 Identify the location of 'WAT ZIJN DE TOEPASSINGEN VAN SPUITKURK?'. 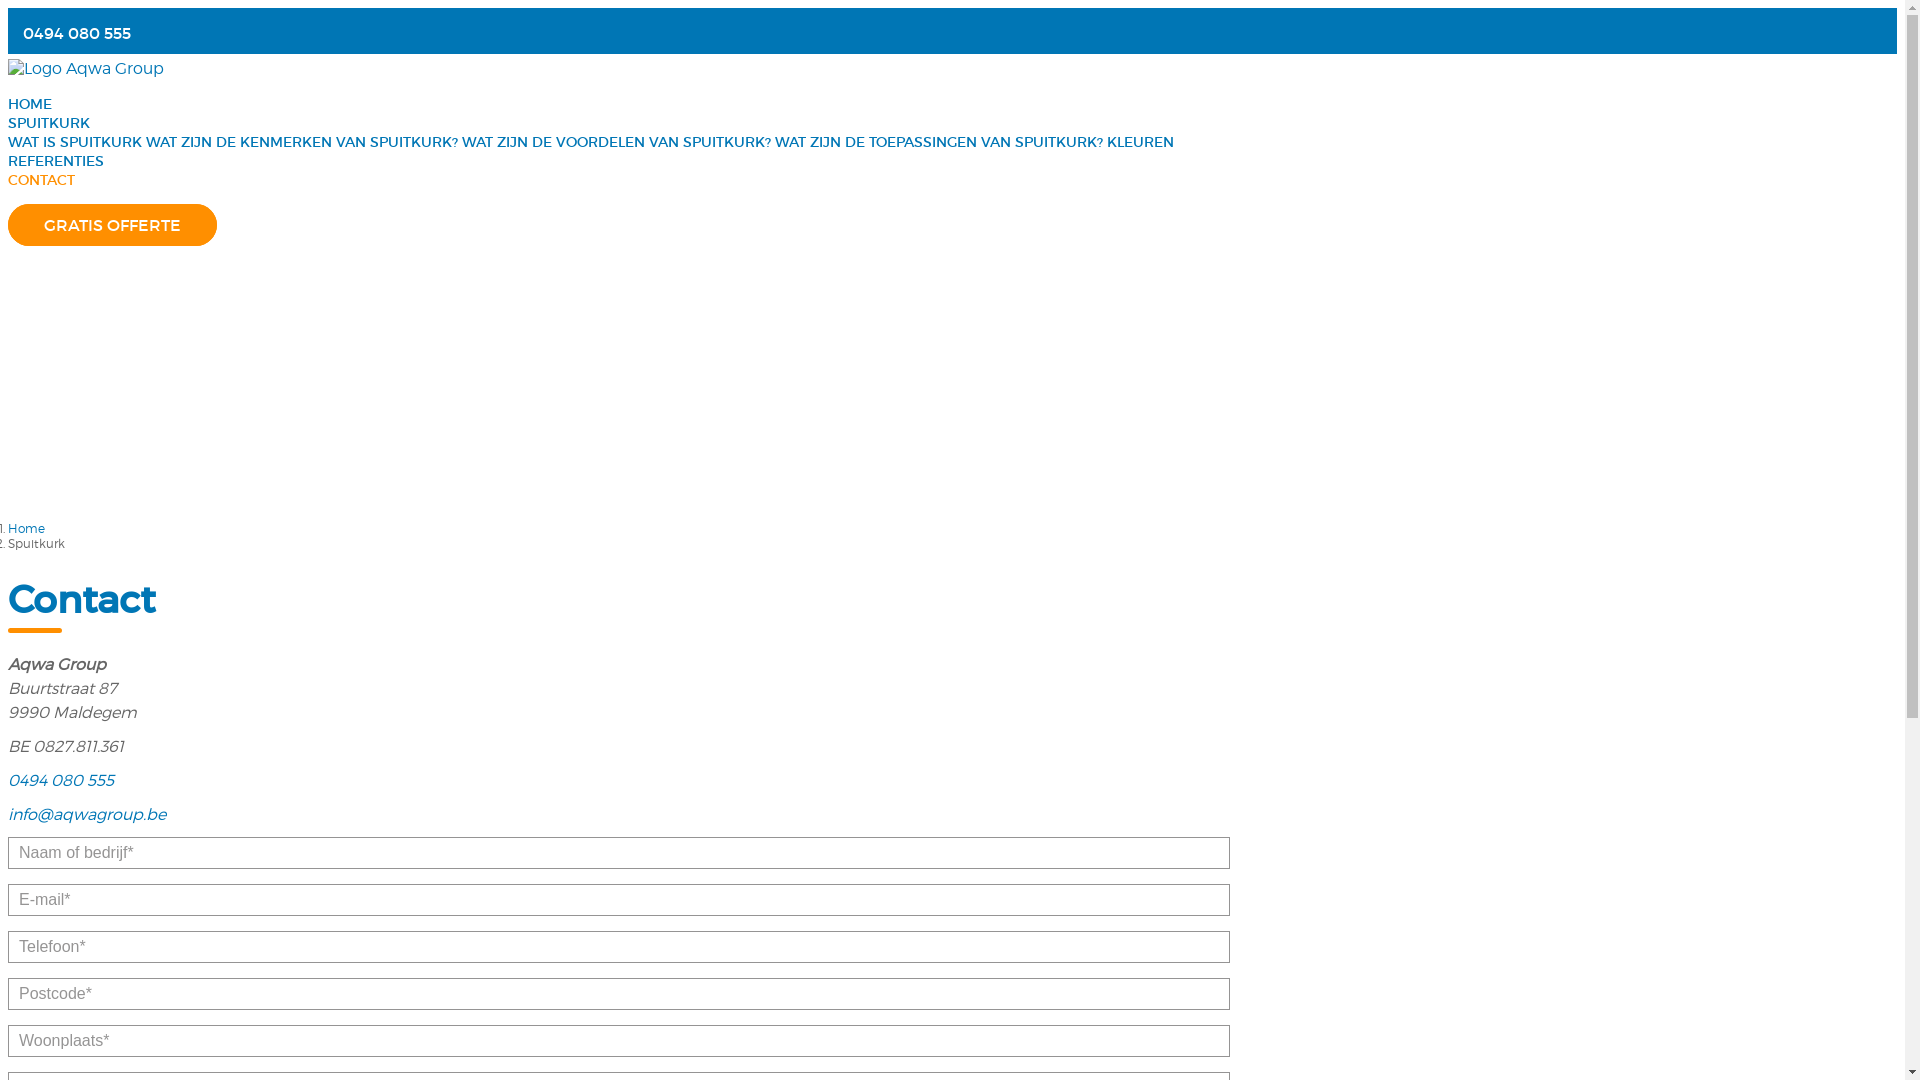
(773, 141).